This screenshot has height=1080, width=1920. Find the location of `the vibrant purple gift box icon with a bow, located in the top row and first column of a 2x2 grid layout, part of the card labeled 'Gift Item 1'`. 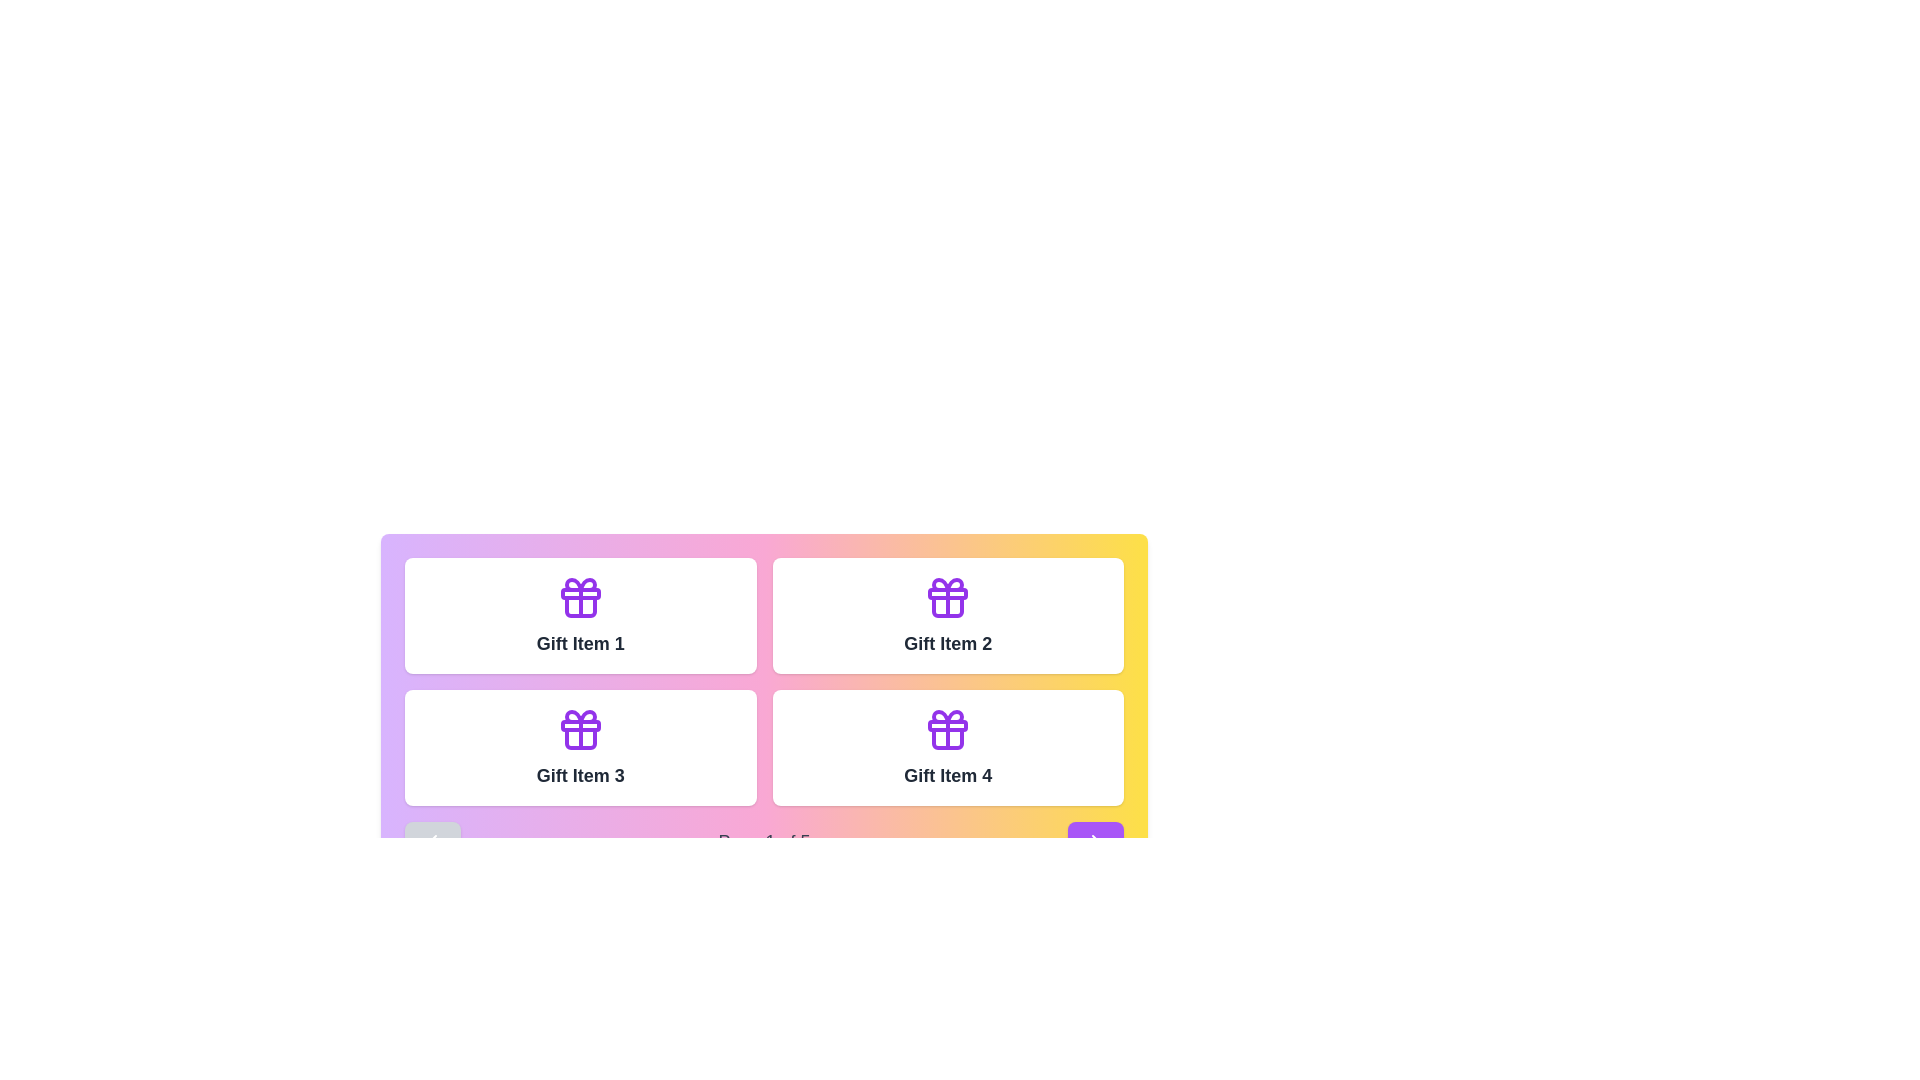

the vibrant purple gift box icon with a bow, located in the top row and first column of a 2x2 grid layout, part of the card labeled 'Gift Item 1' is located at coordinates (579, 596).